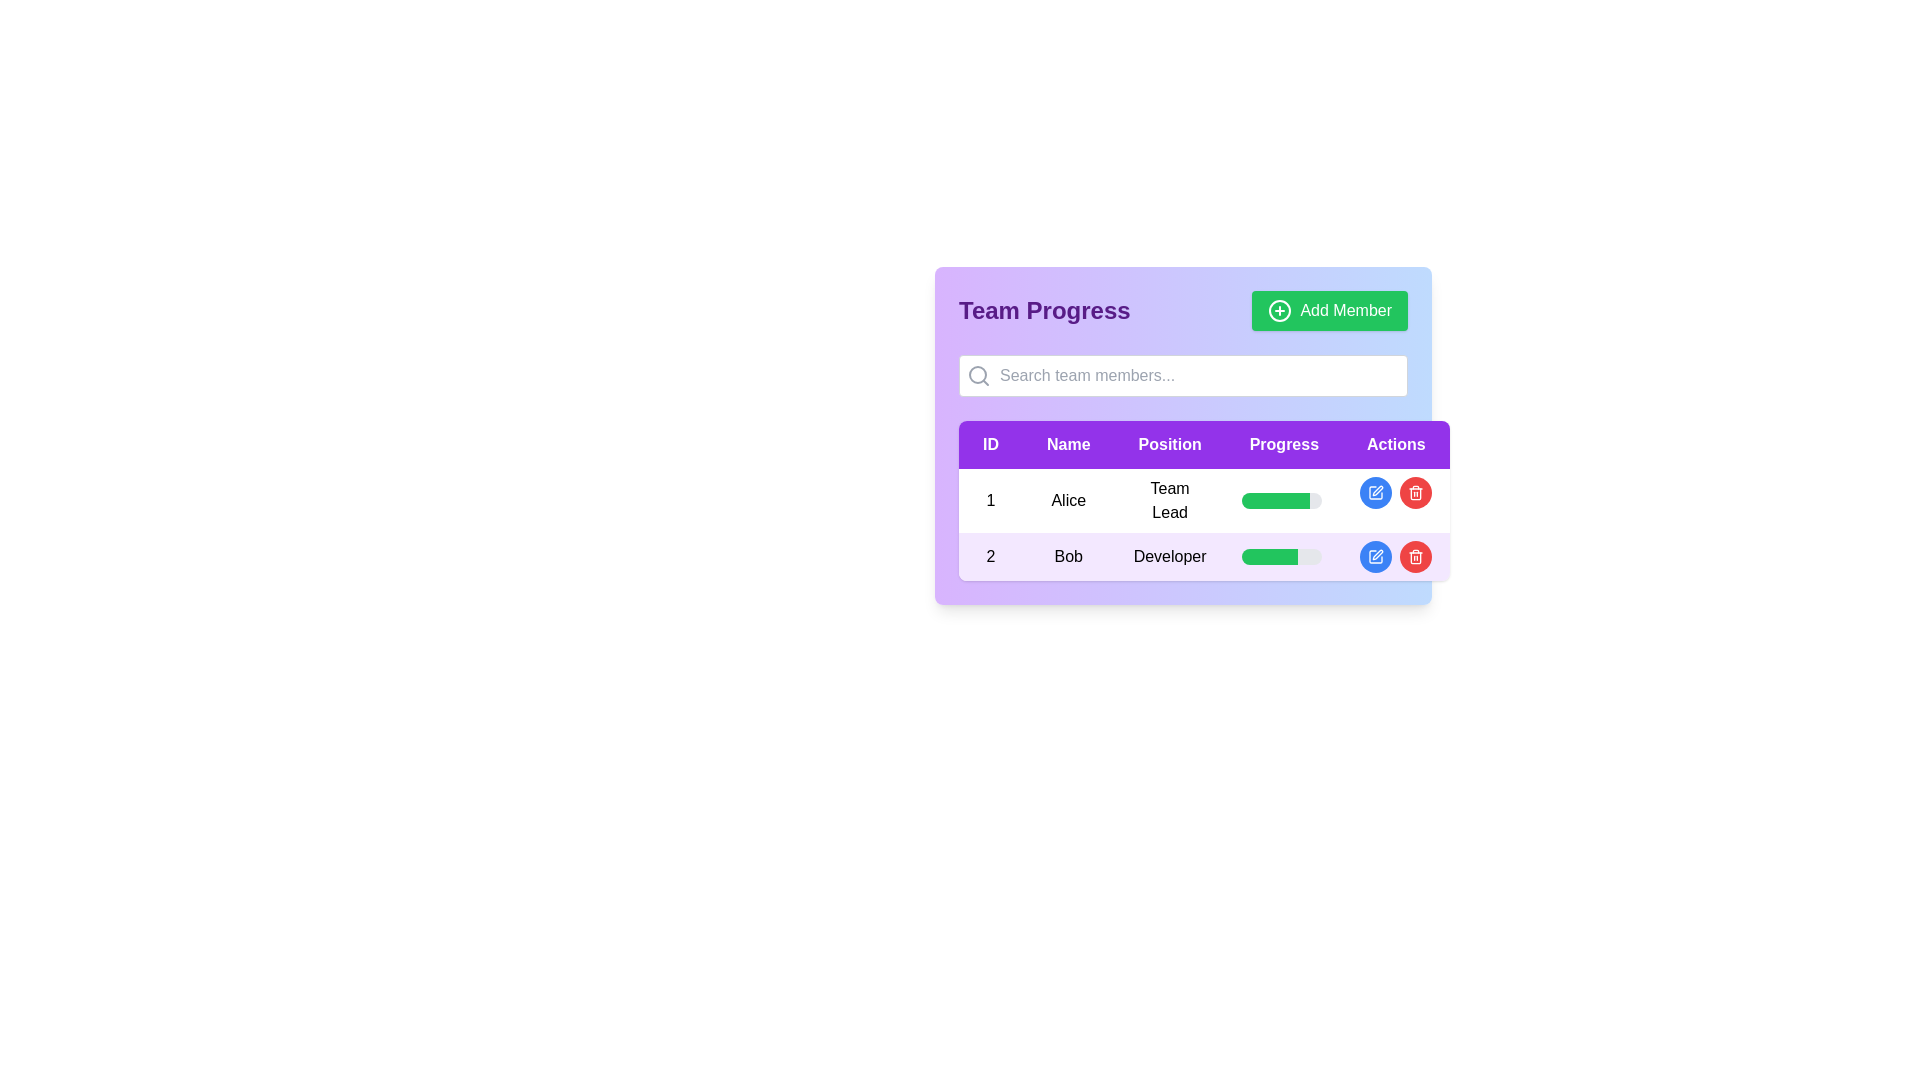 Image resolution: width=1920 pixels, height=1080 pixels. What do you see at coordinates (1067, 443) in the screenshot?
I see `the 'Name' table header cell, which has a vibrant purple background and white text` at bounding box center [1067, 443].